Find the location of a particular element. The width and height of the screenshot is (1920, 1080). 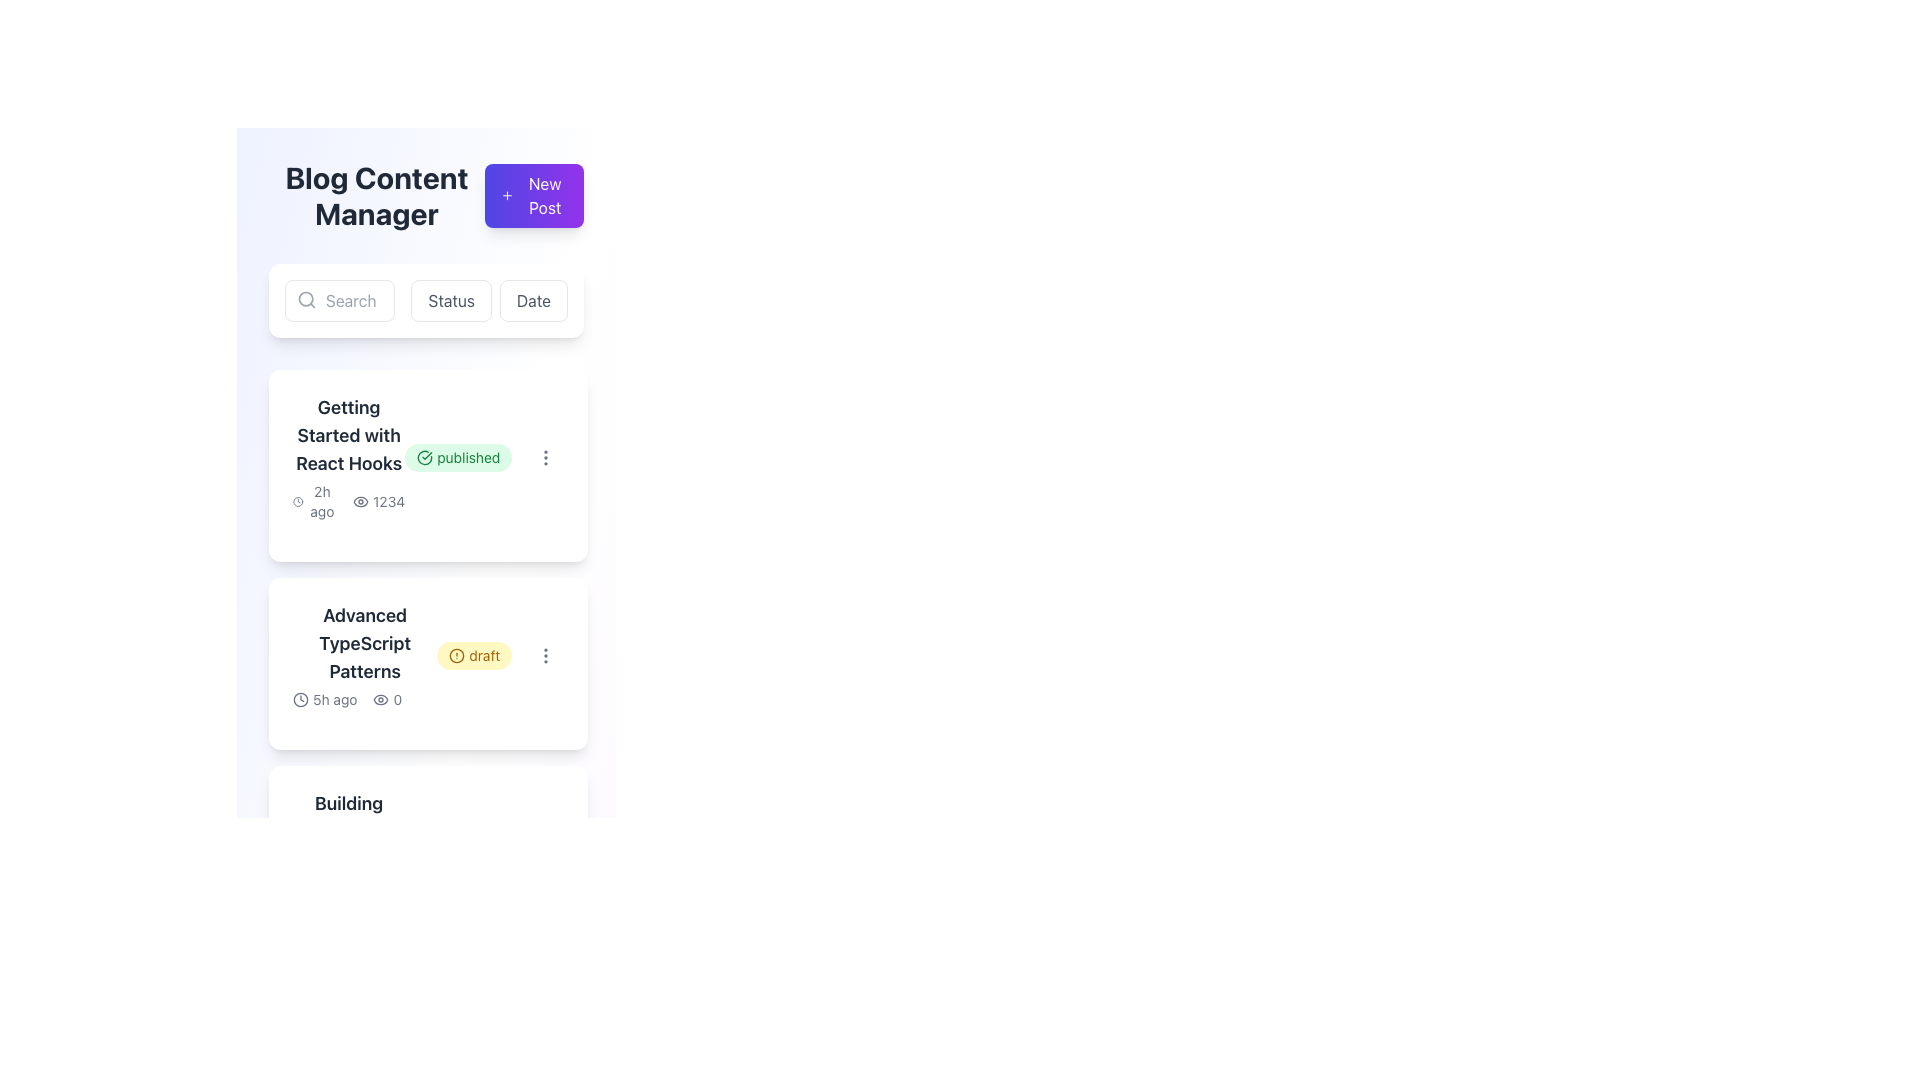

label of the Status Badge element with a rounded yellow background and 'draft' in brown text, located to the right of the 'Advanced TypeScript Patterns' heading in the second card of the list view is located at coordinates (473, 655).